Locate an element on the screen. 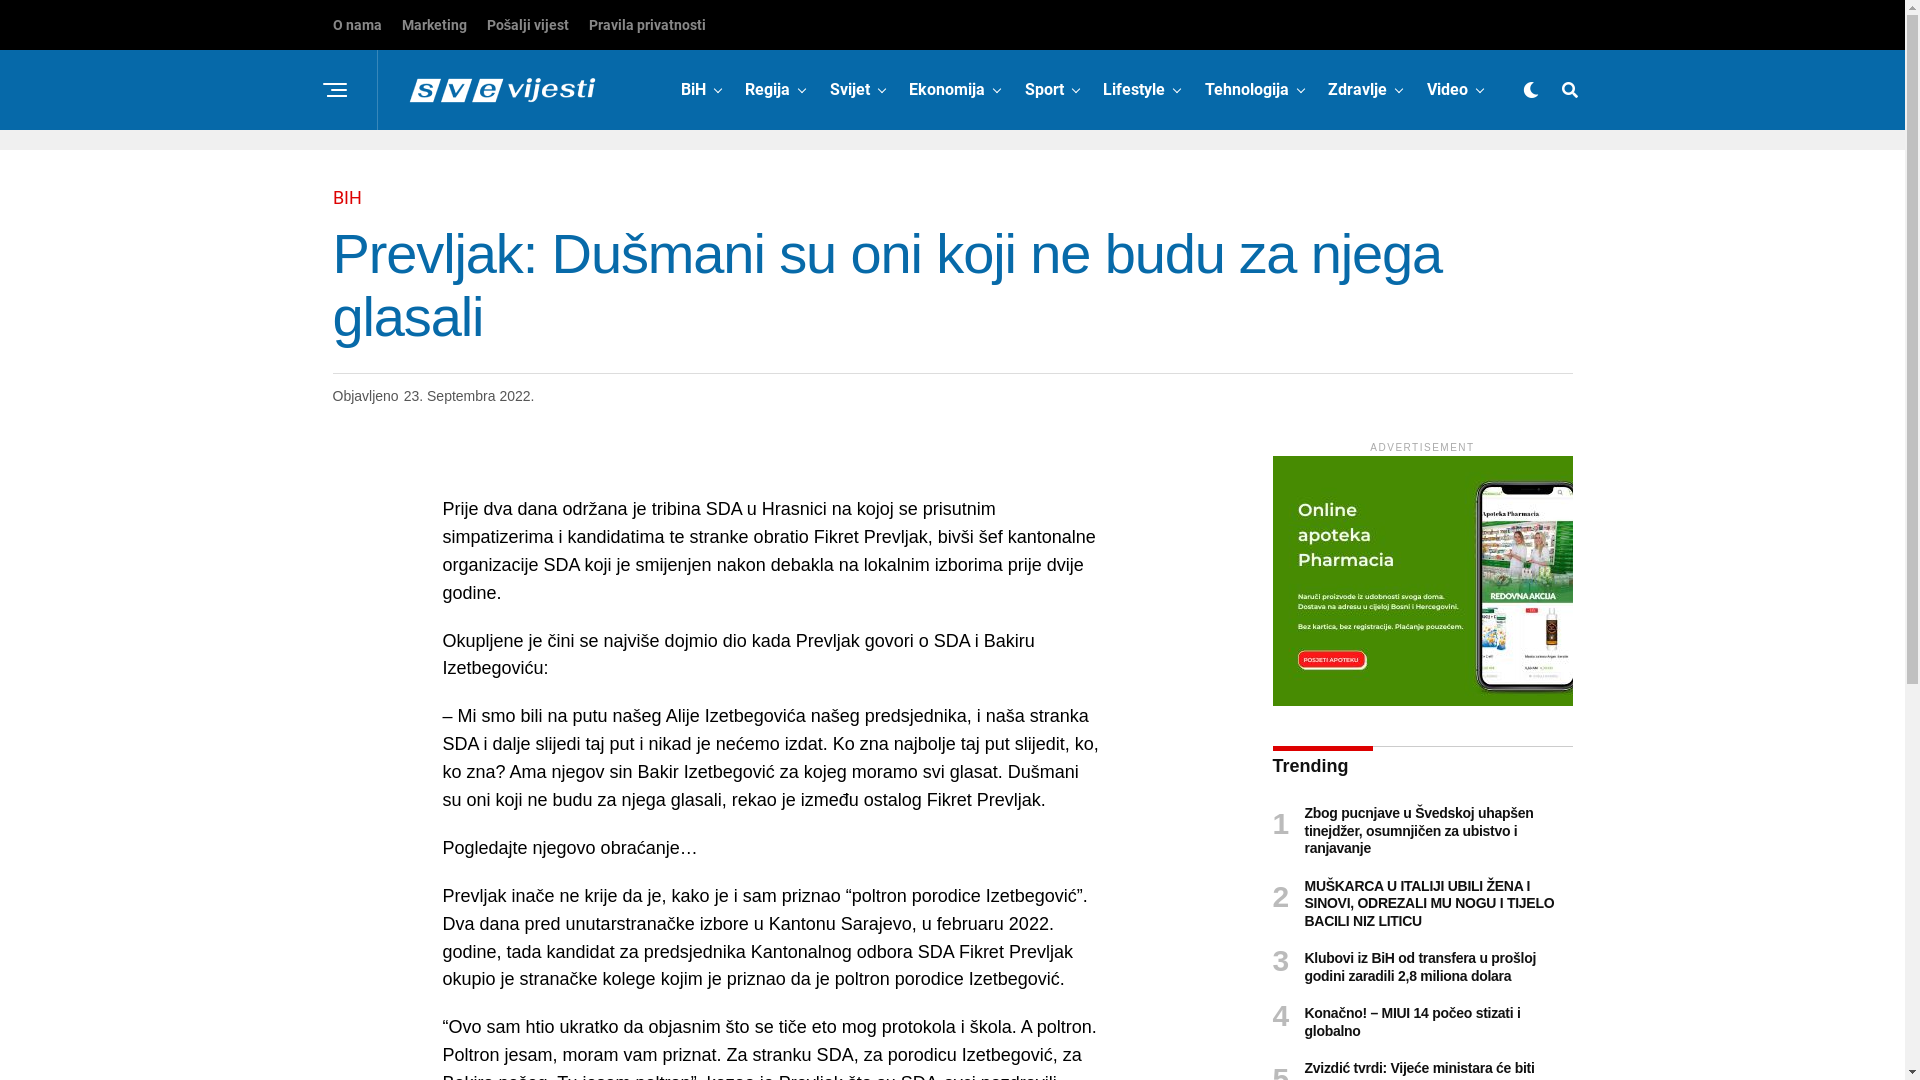  'BiH' is located at coordinates (693, 88).